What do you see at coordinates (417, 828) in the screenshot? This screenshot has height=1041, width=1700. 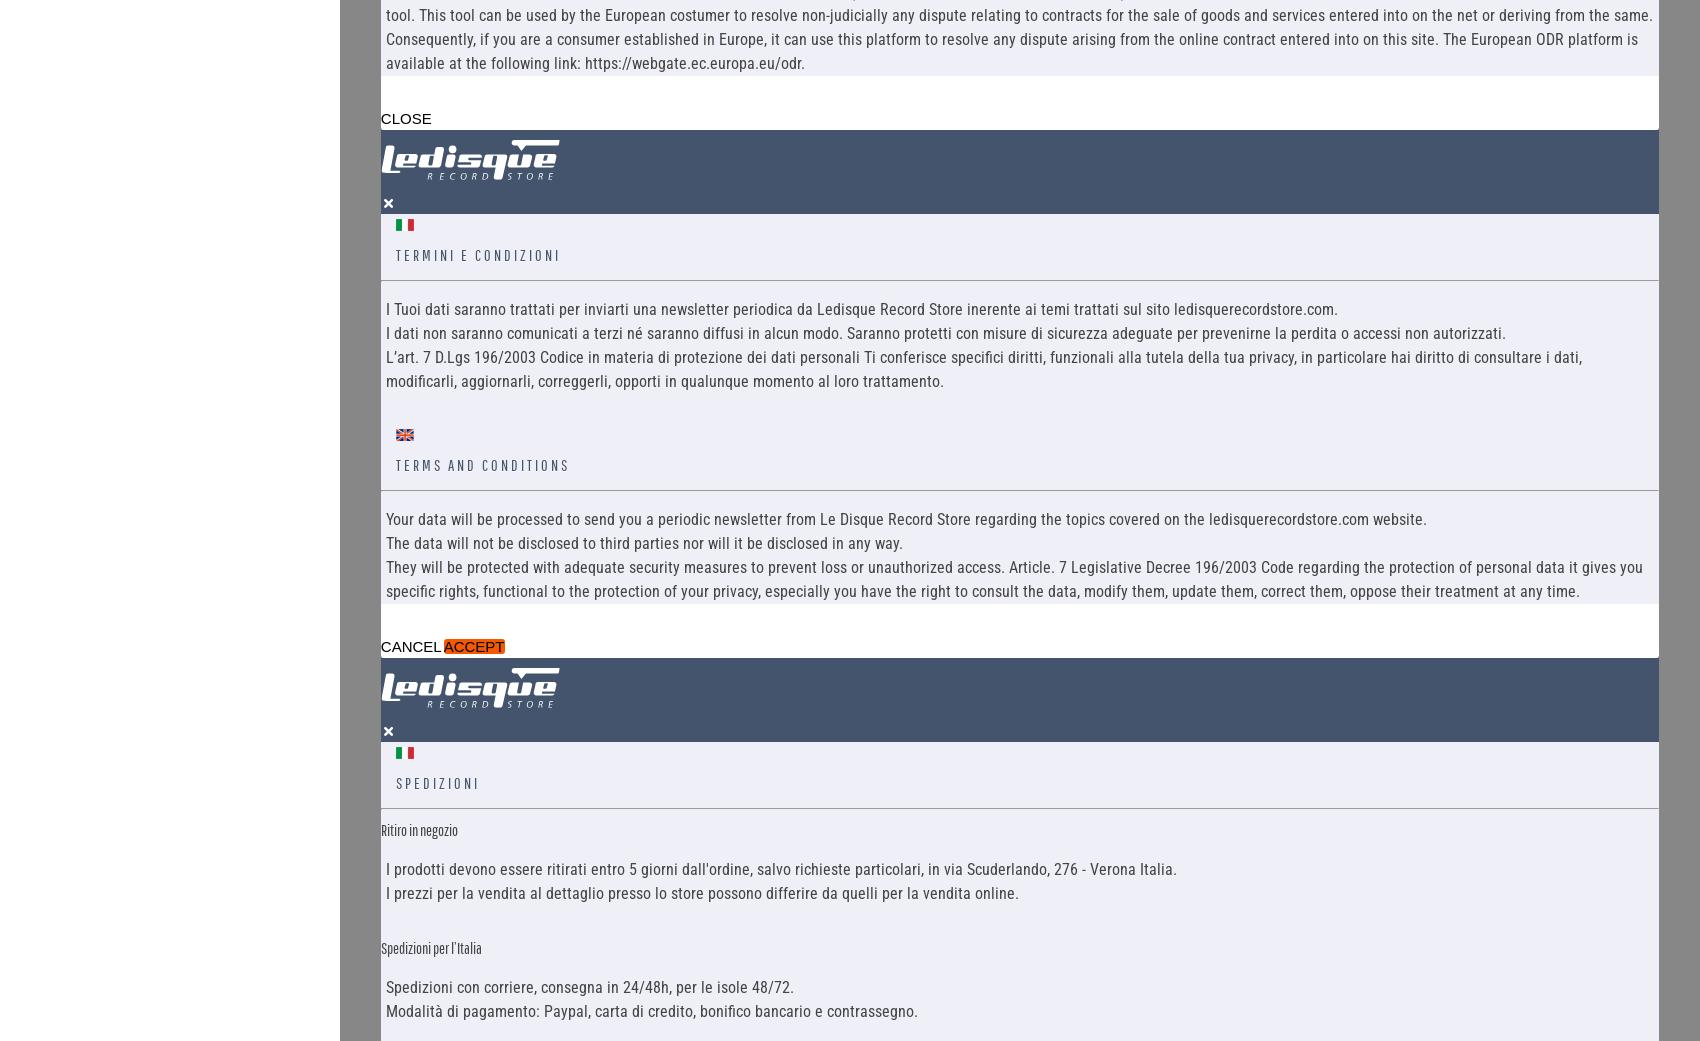 I see `'Ritiro in negozio'` at bounding box center [417, 828].